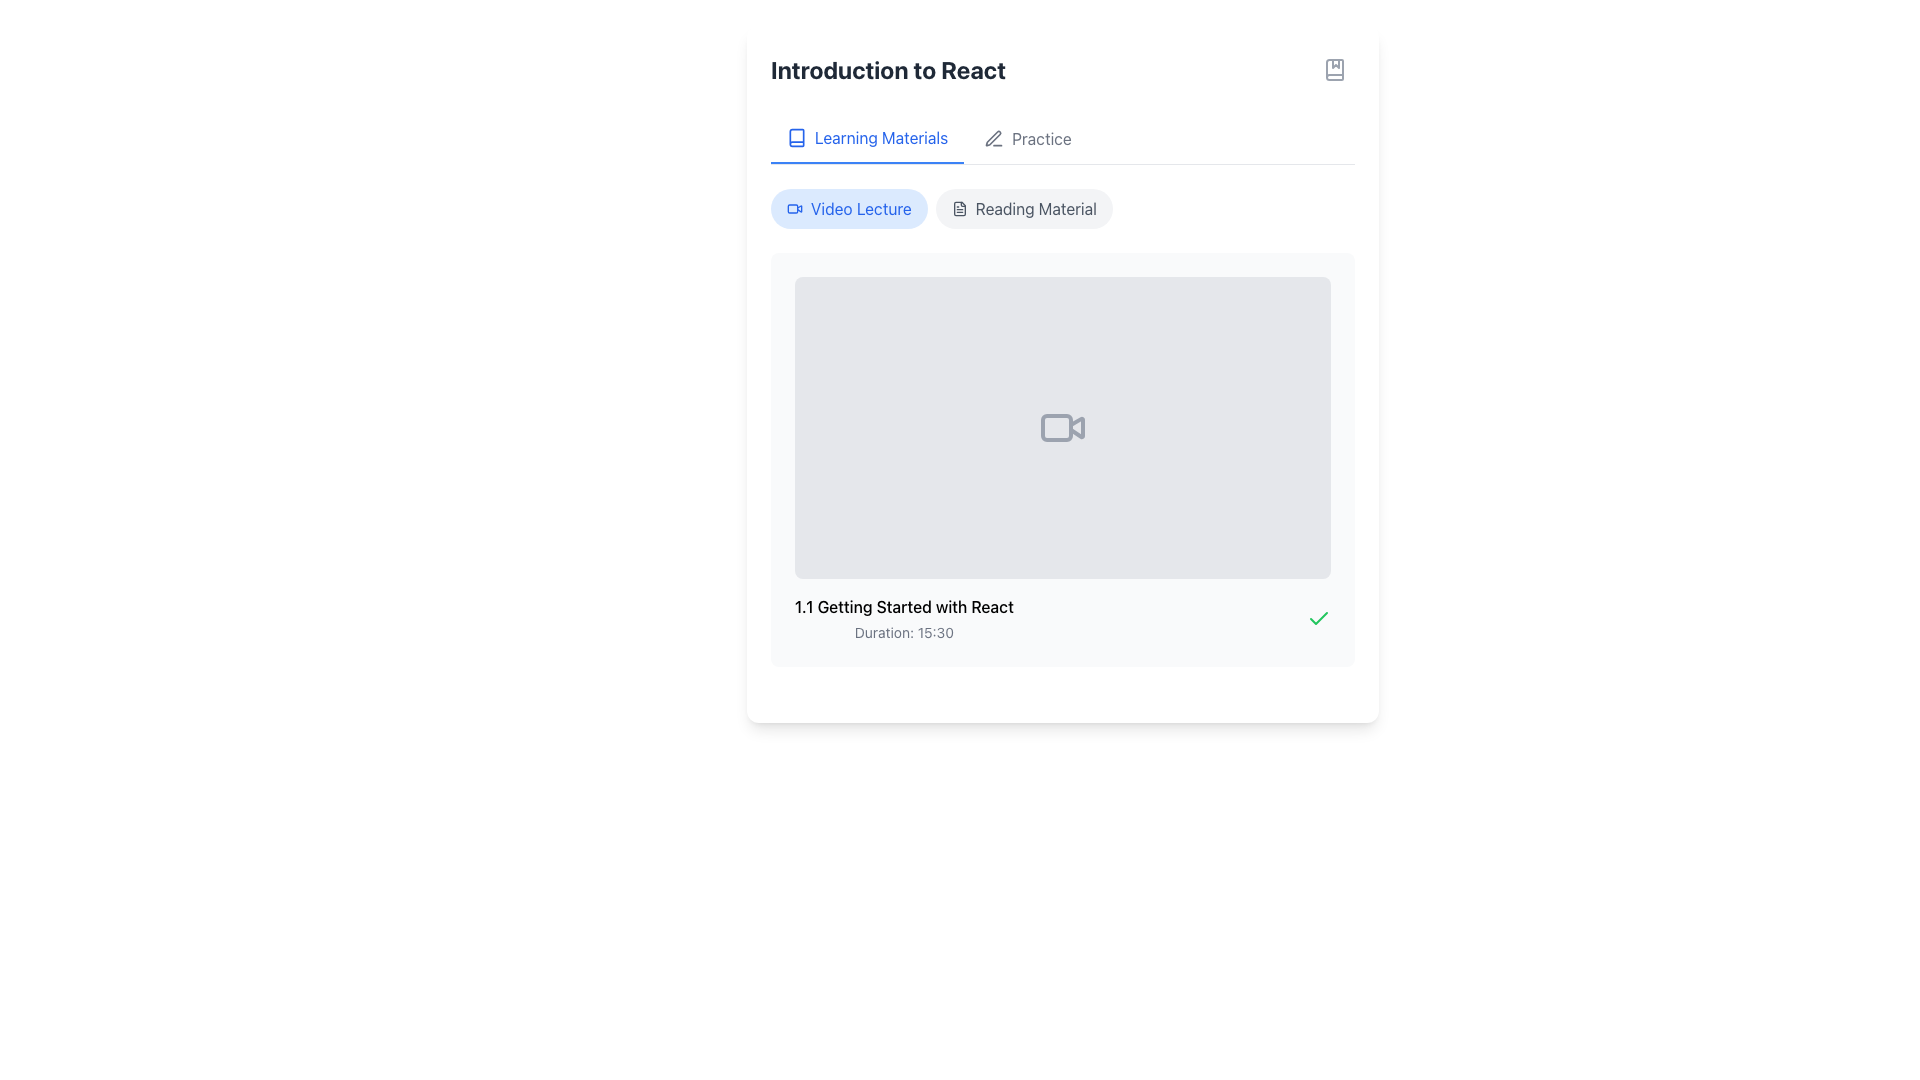 This screenshot has width=1920, height=1080. What do you see at coordinates (794, 208) in the screenshot?
I see `the small video icon with a white fill and blue circular border located to the left of the 'Video Lecture' text by clicking on it` at bounding box center [794, 208].